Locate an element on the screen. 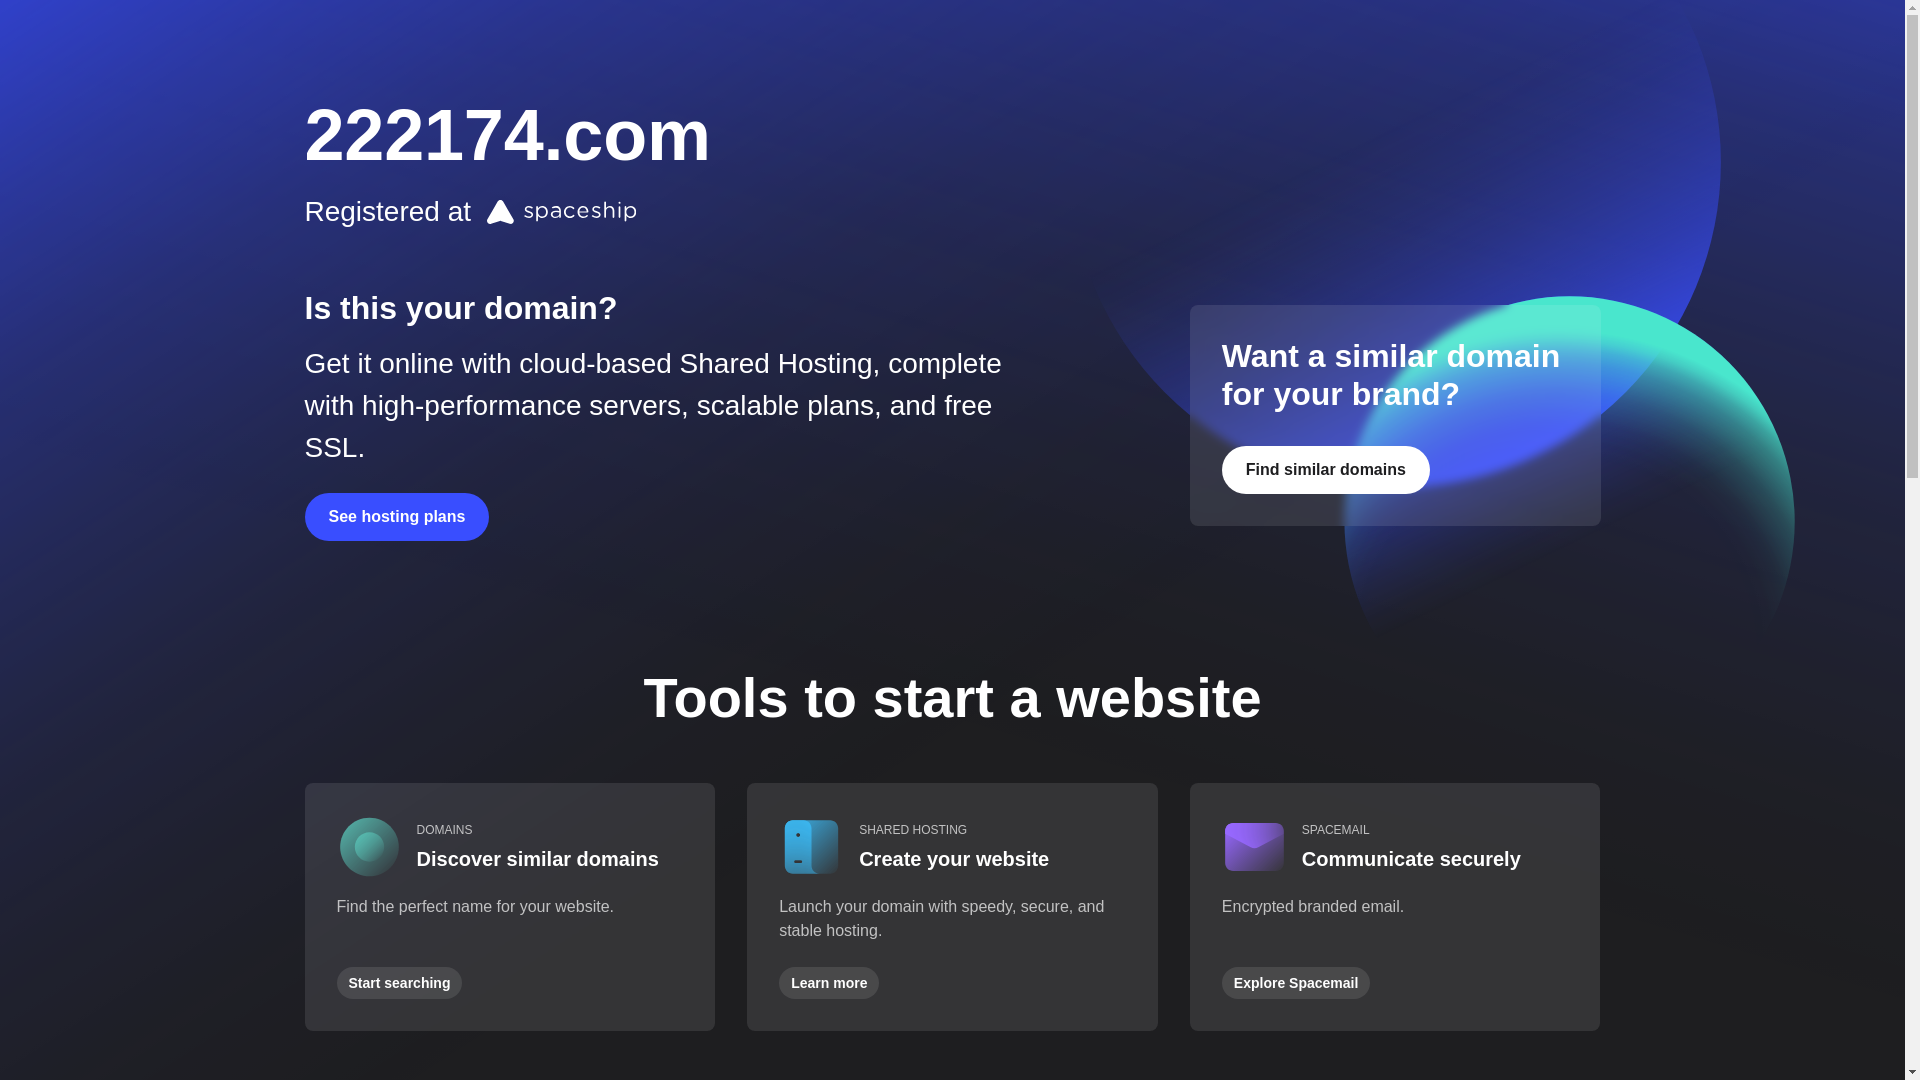 This screenshot has height=1080, width=1920. 'Explore Spacemail' is located at coordinates (1296, 982).